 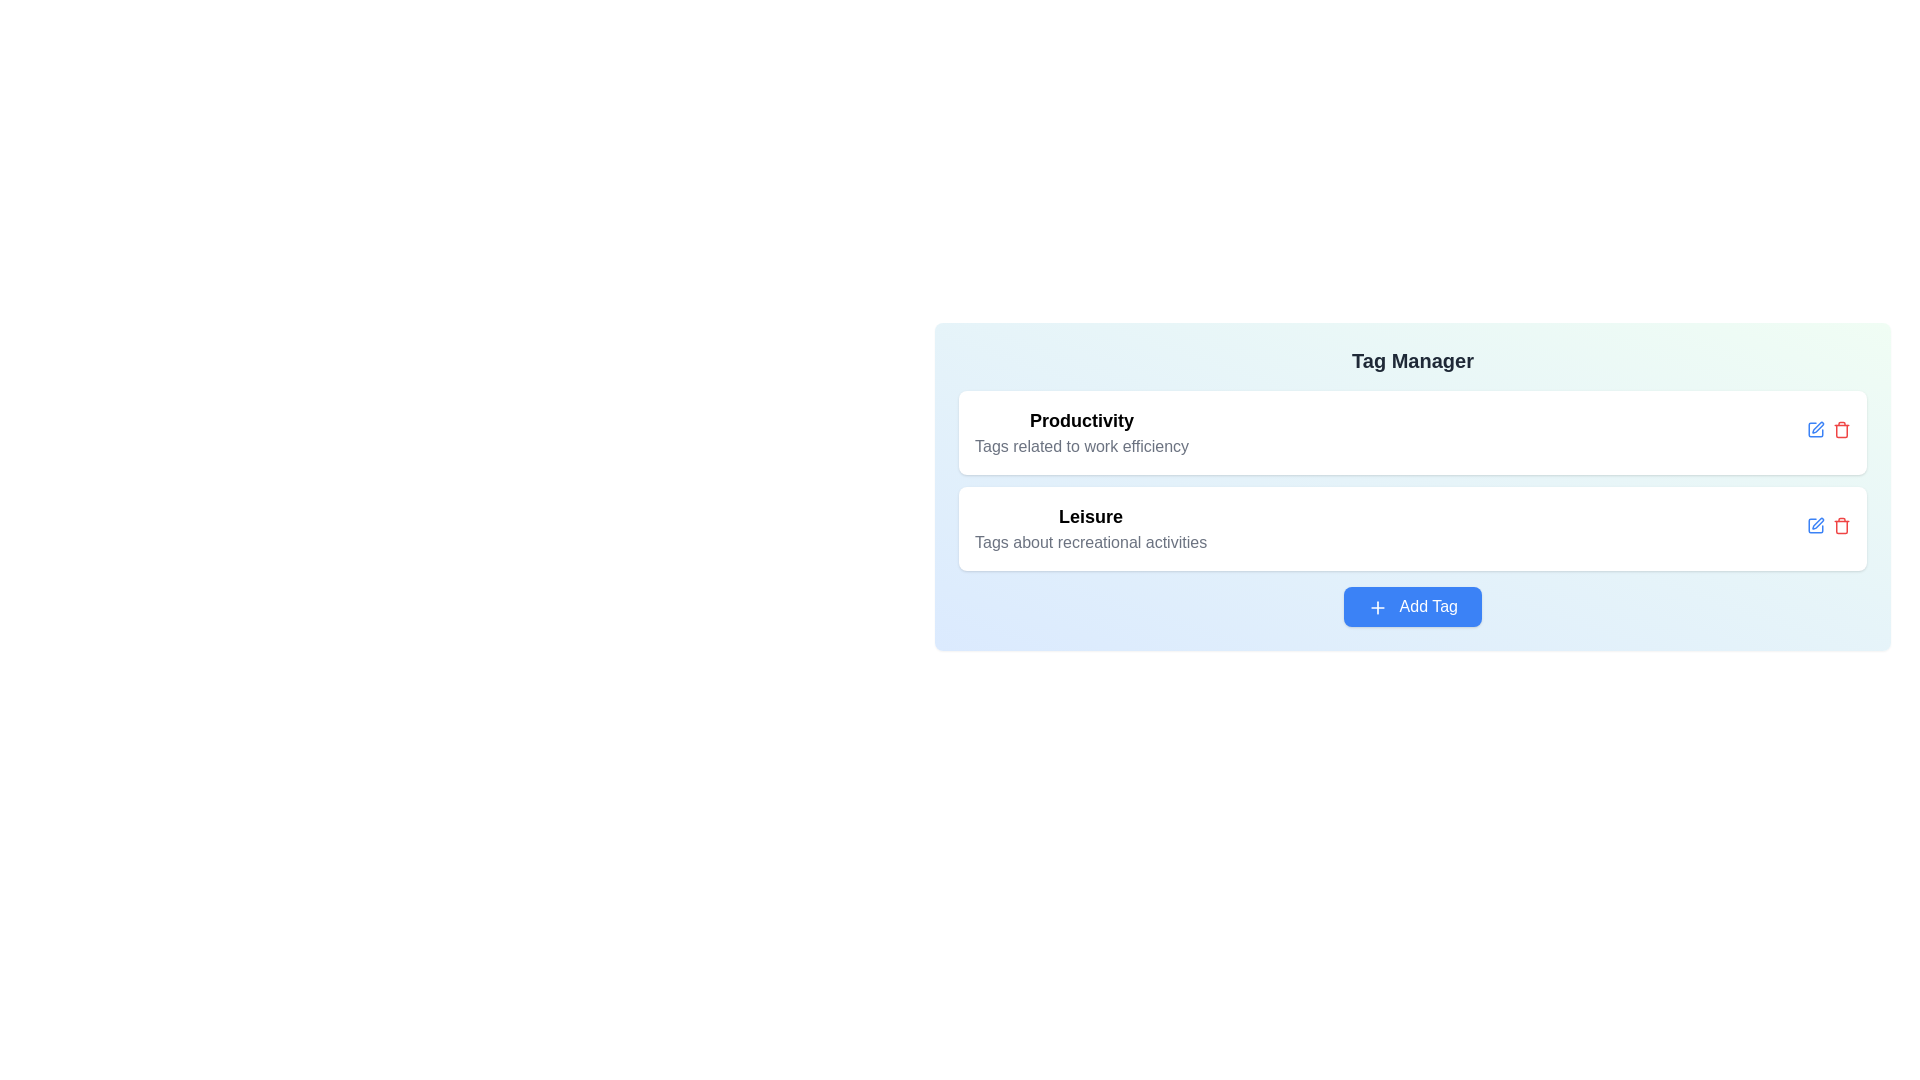 I want to click on the rectangular panel with a gradient background, rounded corners, containing a title, two labeled tags, and an interactive button, positioned centrally in the modal window, so click(x=1411, y=486).